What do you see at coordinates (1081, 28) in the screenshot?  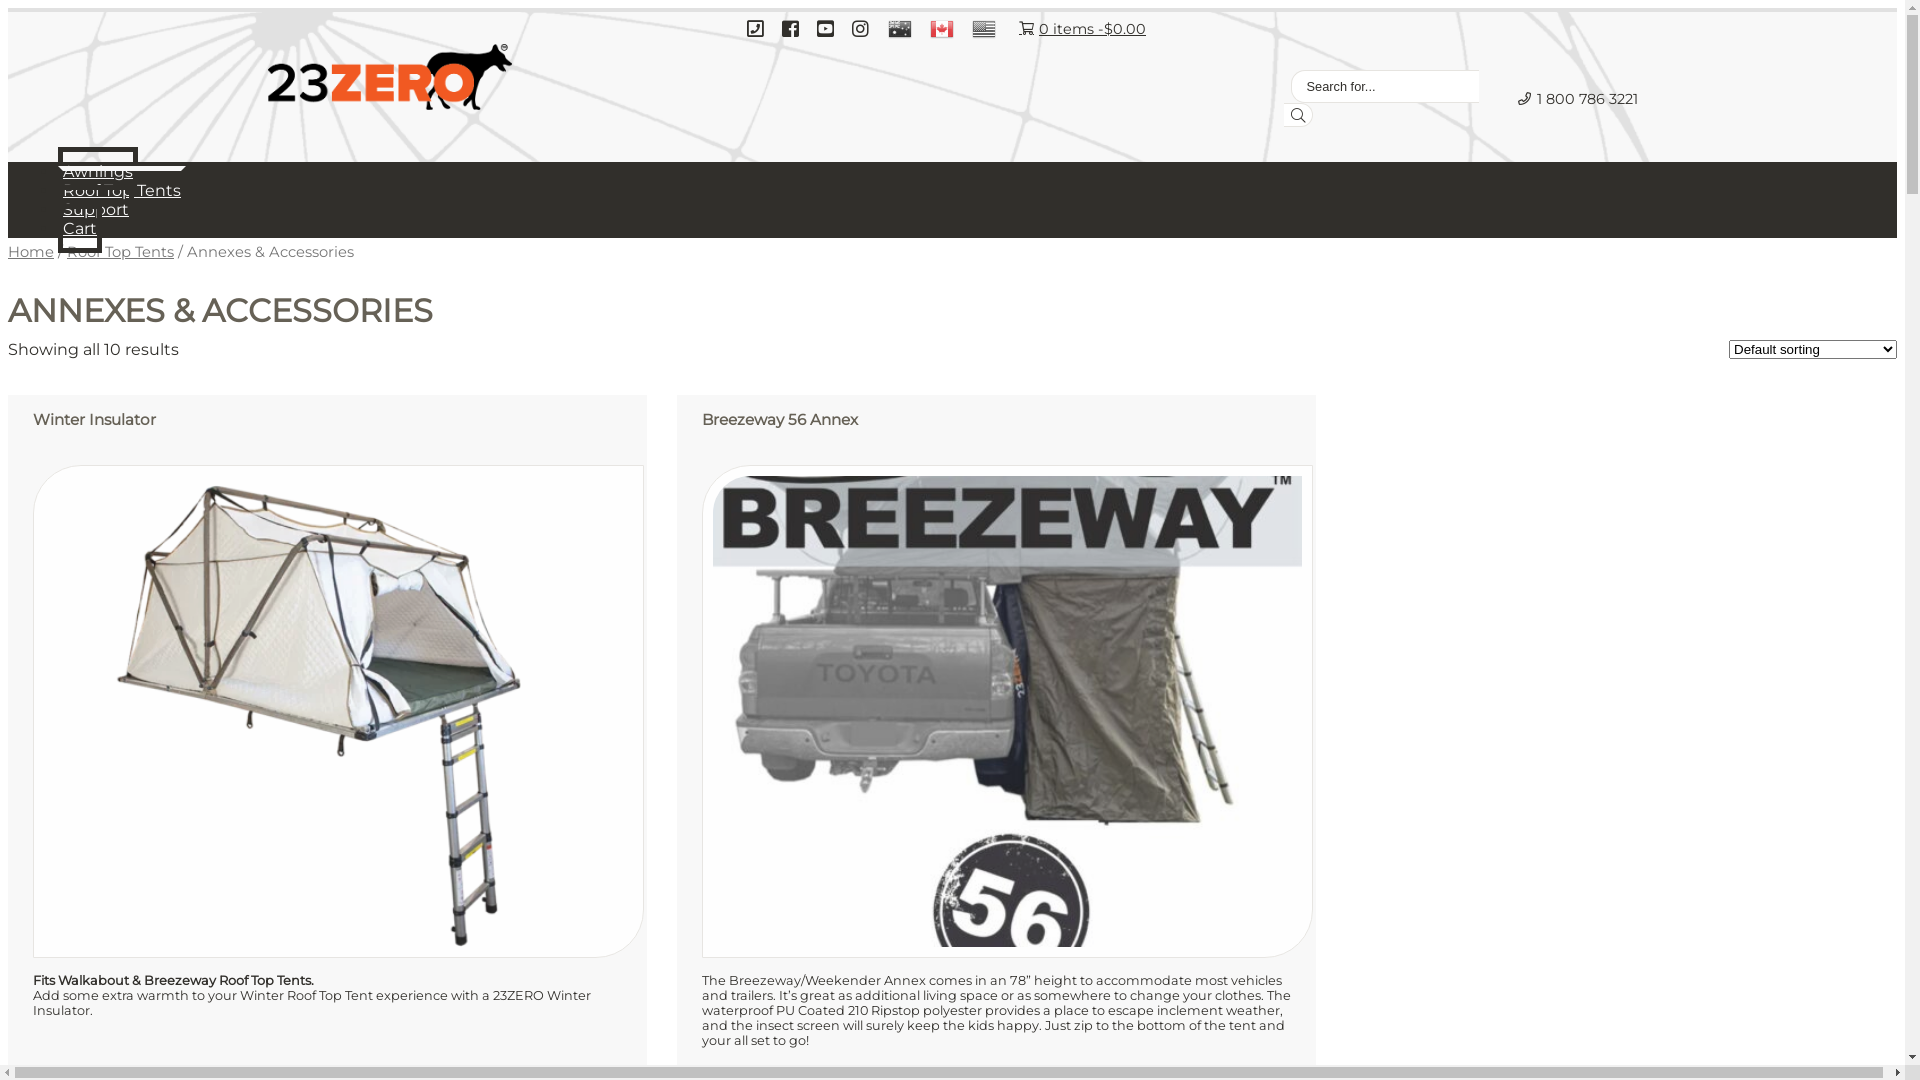 I see `'0 items -` at bounding box center [1081, 28].